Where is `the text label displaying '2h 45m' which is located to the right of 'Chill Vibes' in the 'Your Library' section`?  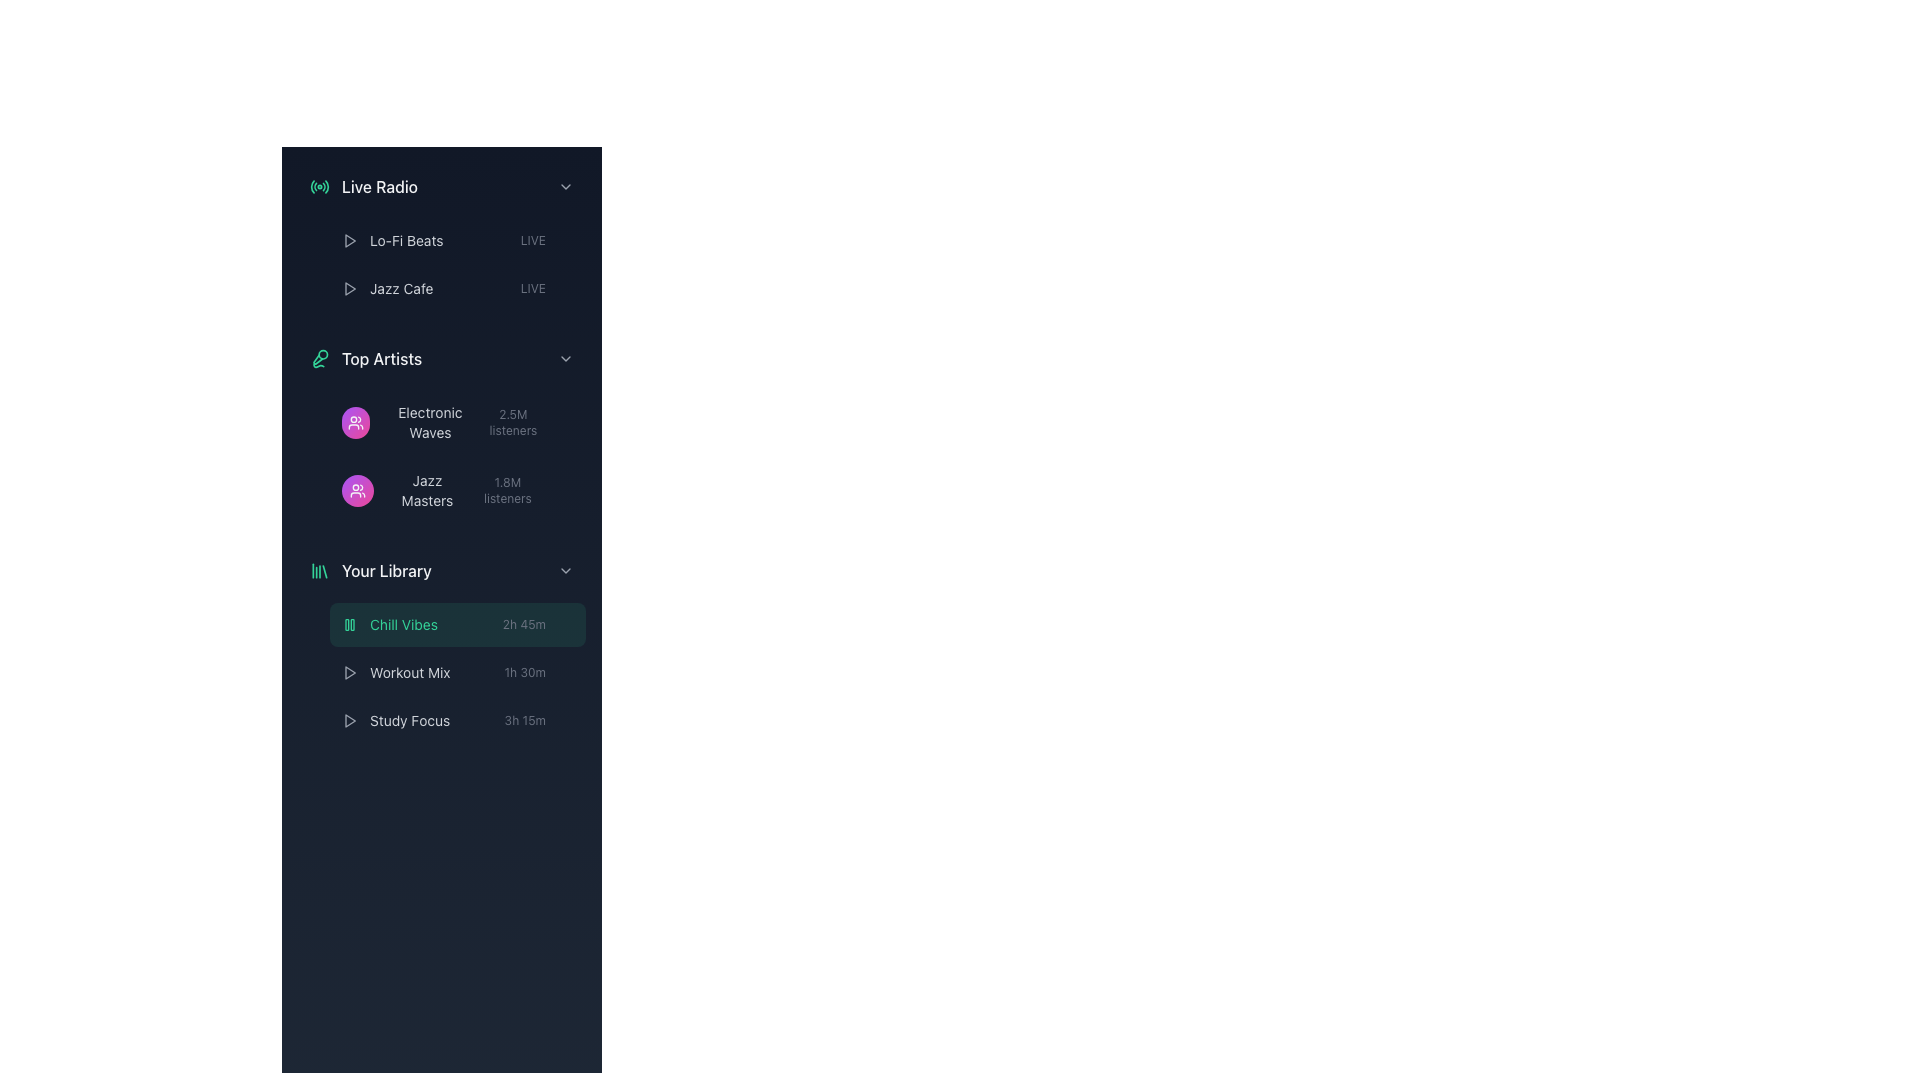 the text label displaying '2h 45m' which is located to the right of 'Chill Vibes' in the 'Your Library' section is located at coordinates (524, 623).